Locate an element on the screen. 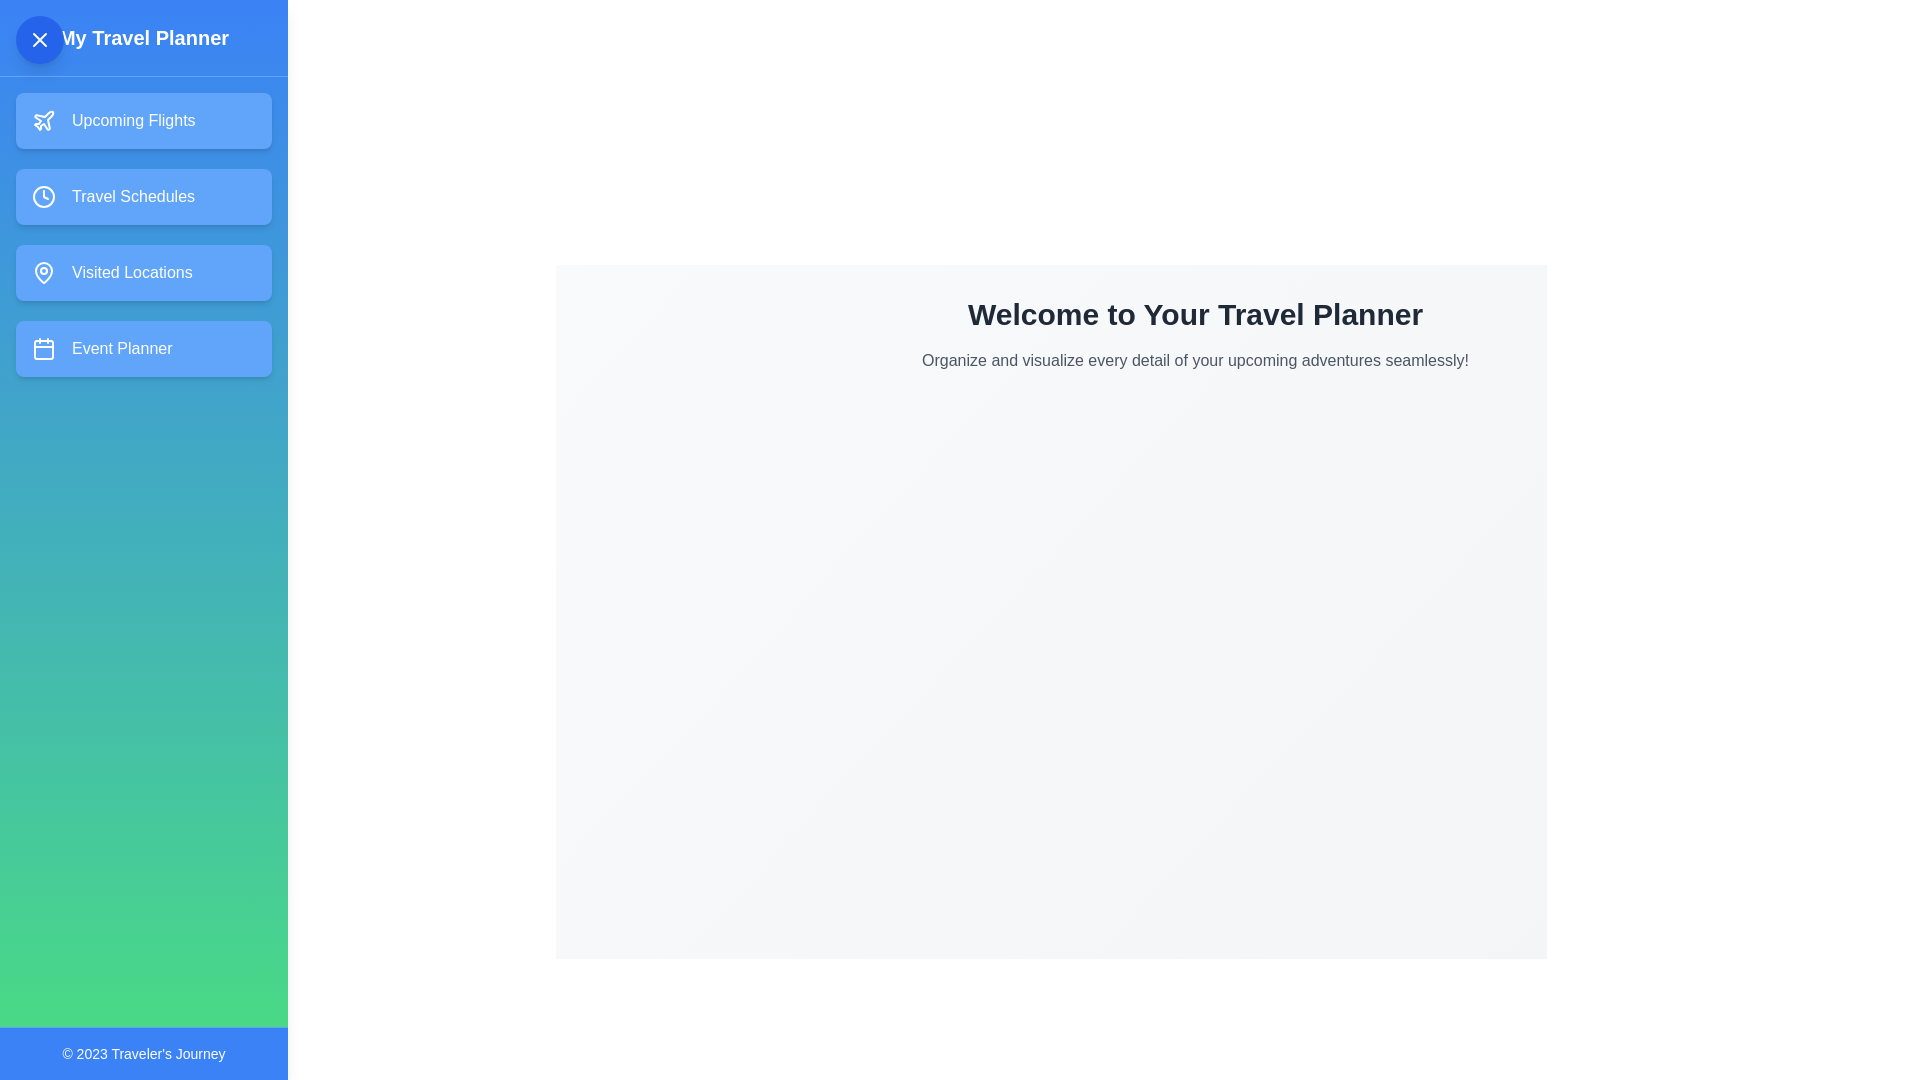 This screenshot has width=1920, height=1080. the small calendar icon with a white outline against a blue background, located to the left of the 'Event Planner' text in the vertical navigation bar is located at coordinates (43, 347).